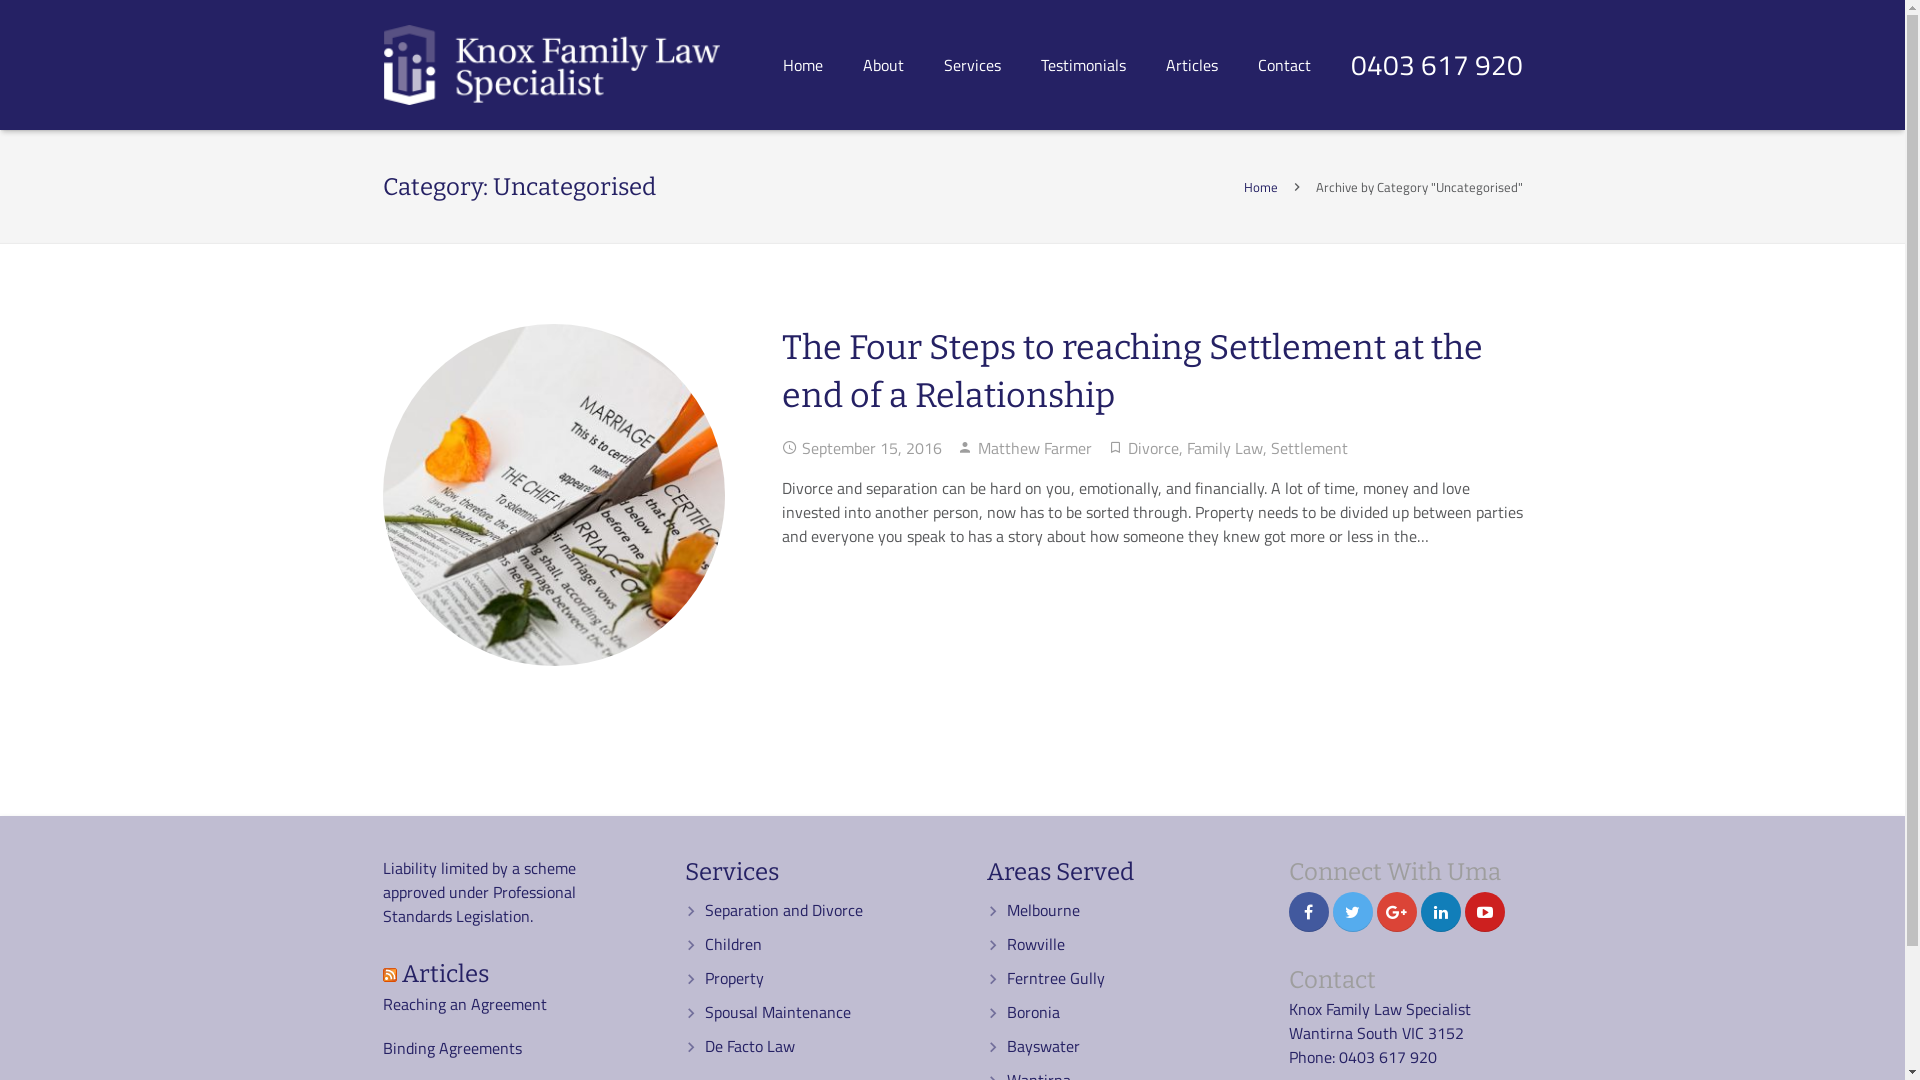  What do you see at coordinates (782, 910) in the screenshot?
I see `'Separation and Divorce'` at bounding box center [782, 910].